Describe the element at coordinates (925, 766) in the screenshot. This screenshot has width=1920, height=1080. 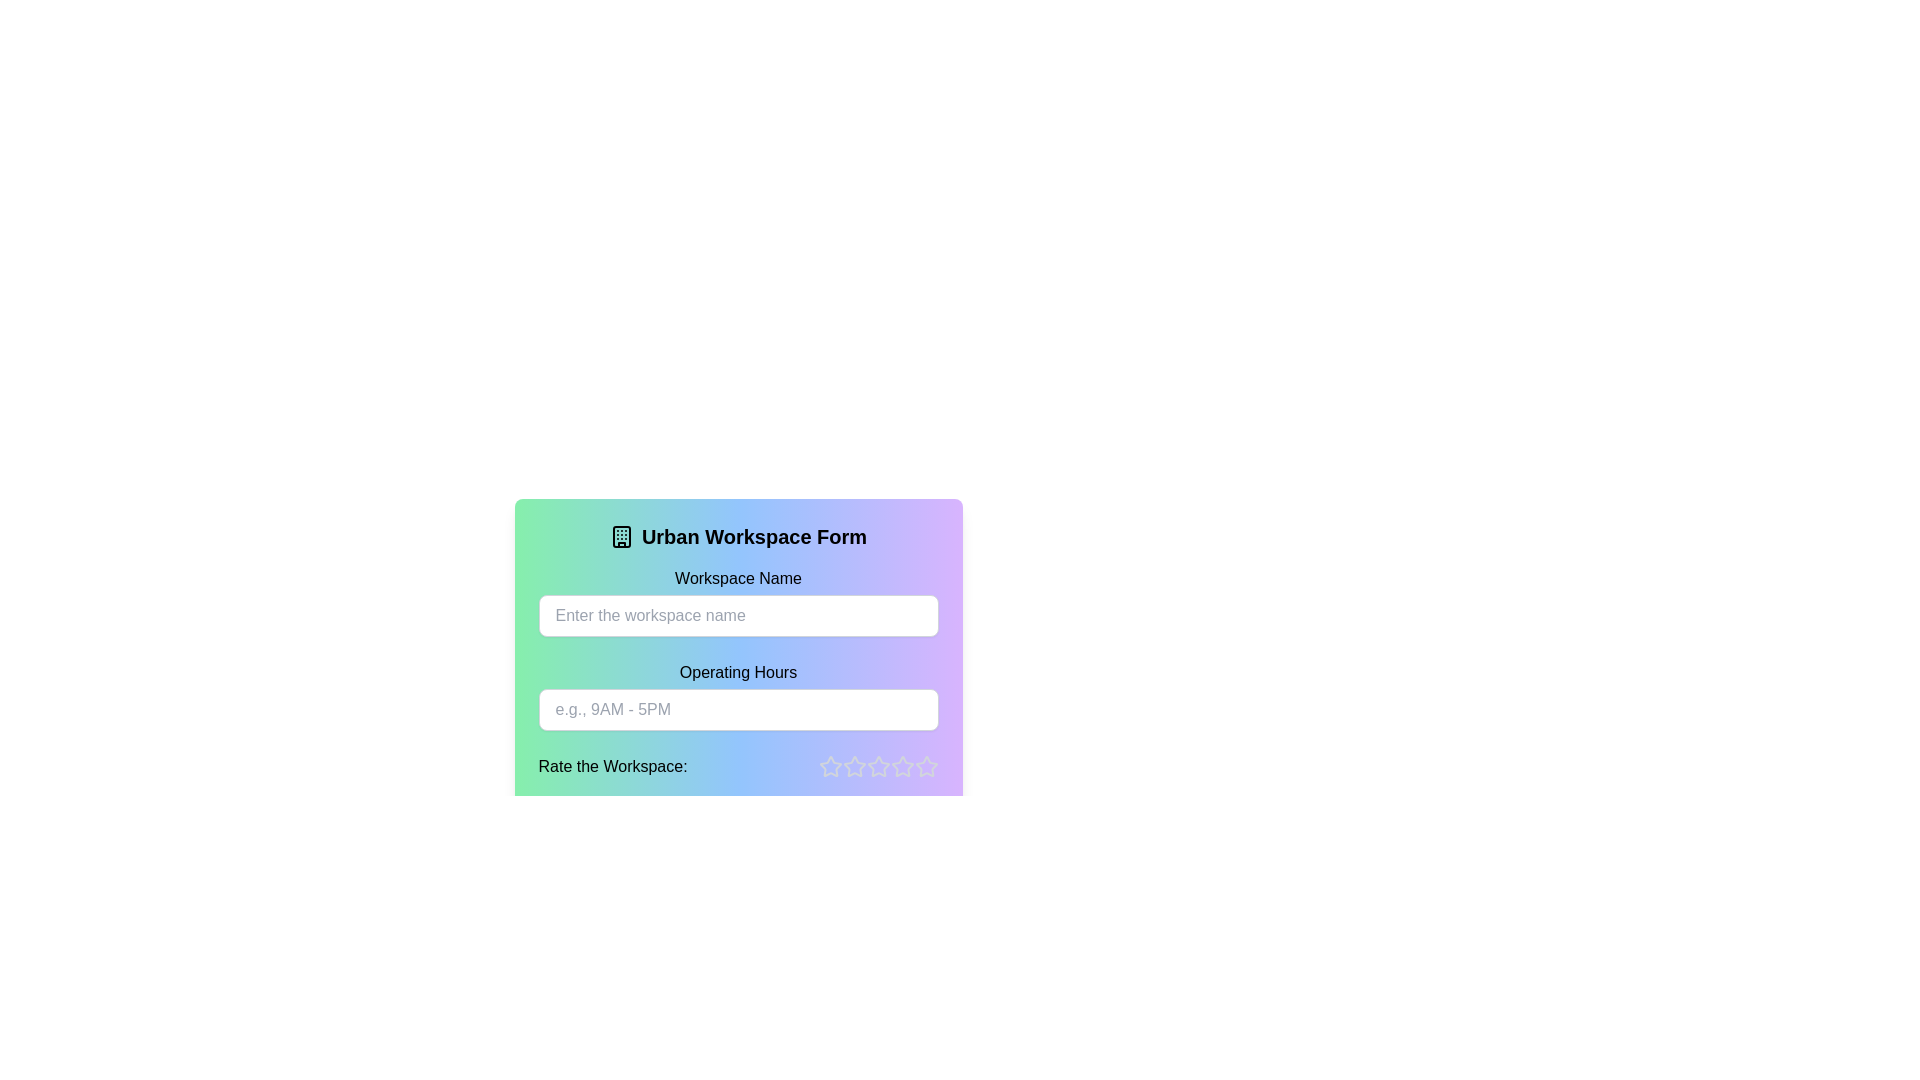
I see `to the fifth rating star icon in the 'Rate the Workspace' section` at that location.